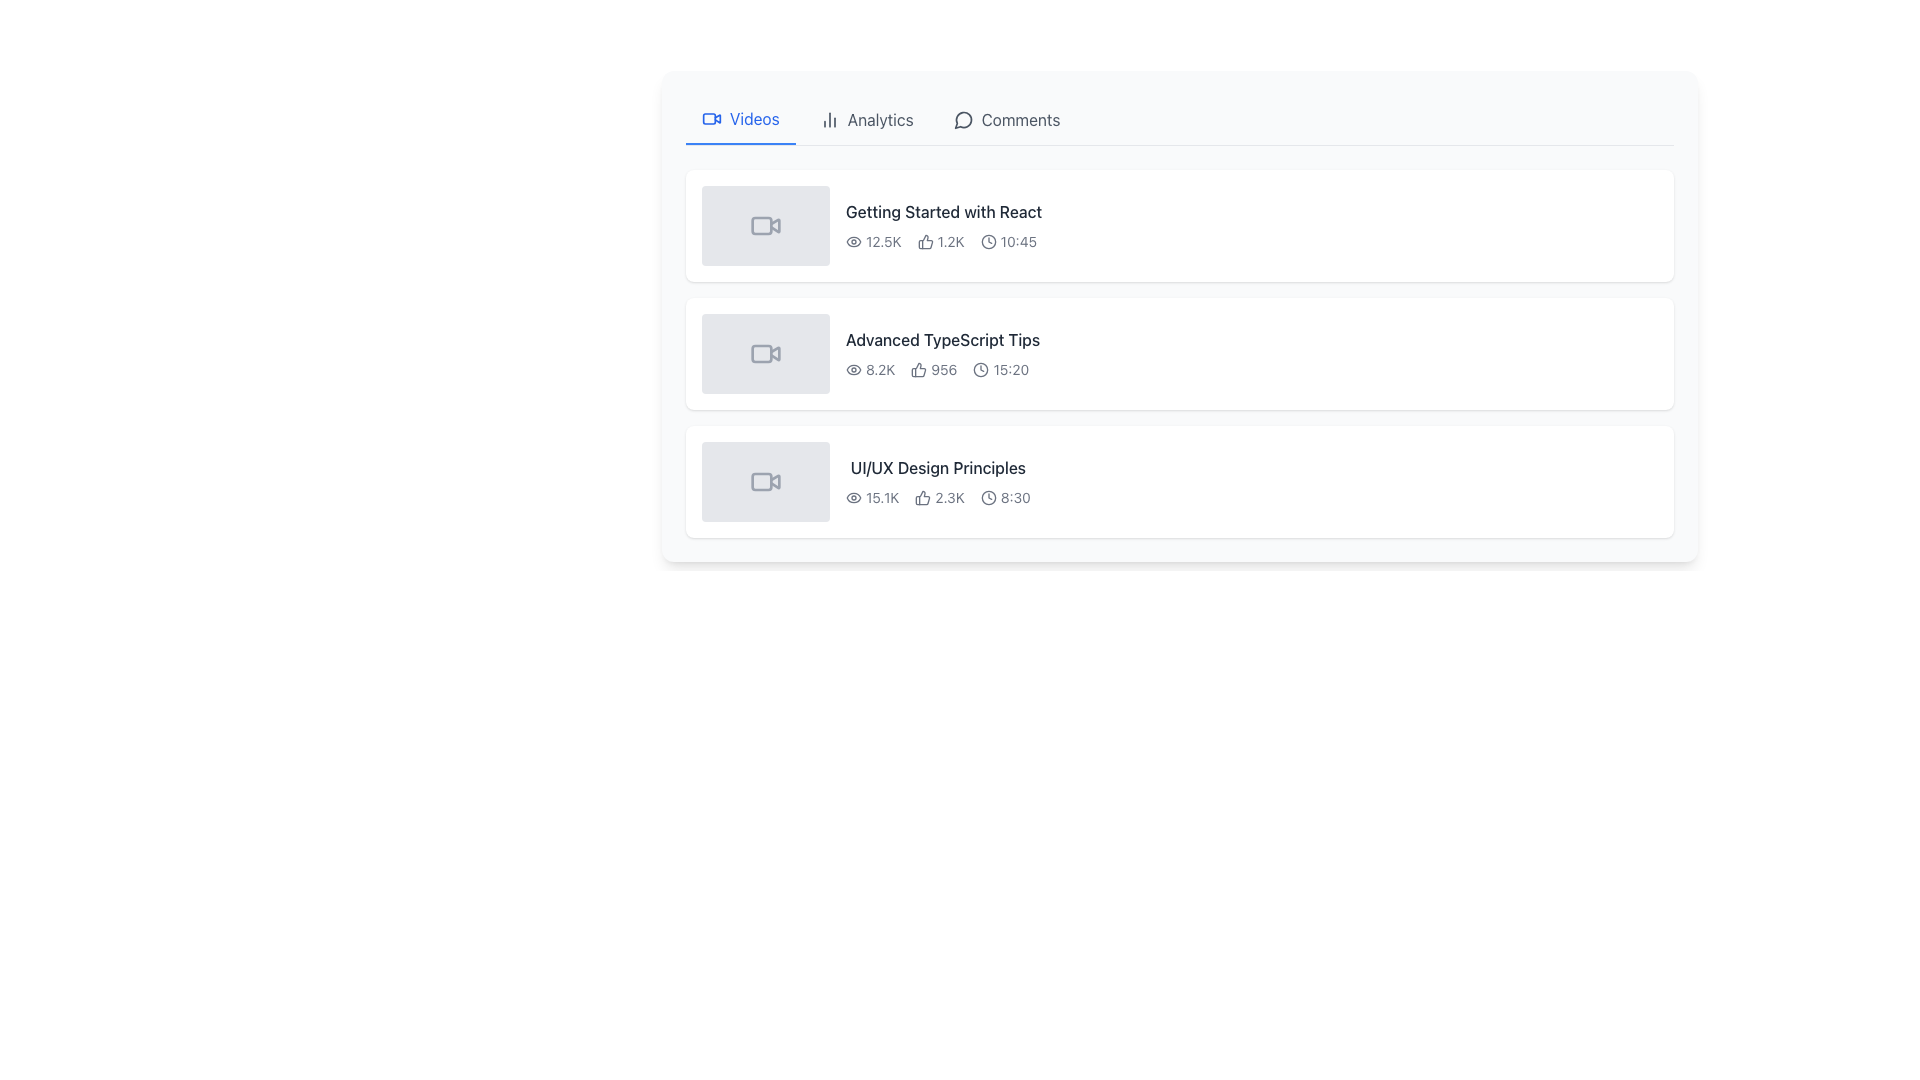 This screenshot has width=1920, height=1080. I want to click on the view count or like count in the List Item for 'UI/UX Design Principles' to see details, so click(866, 482).